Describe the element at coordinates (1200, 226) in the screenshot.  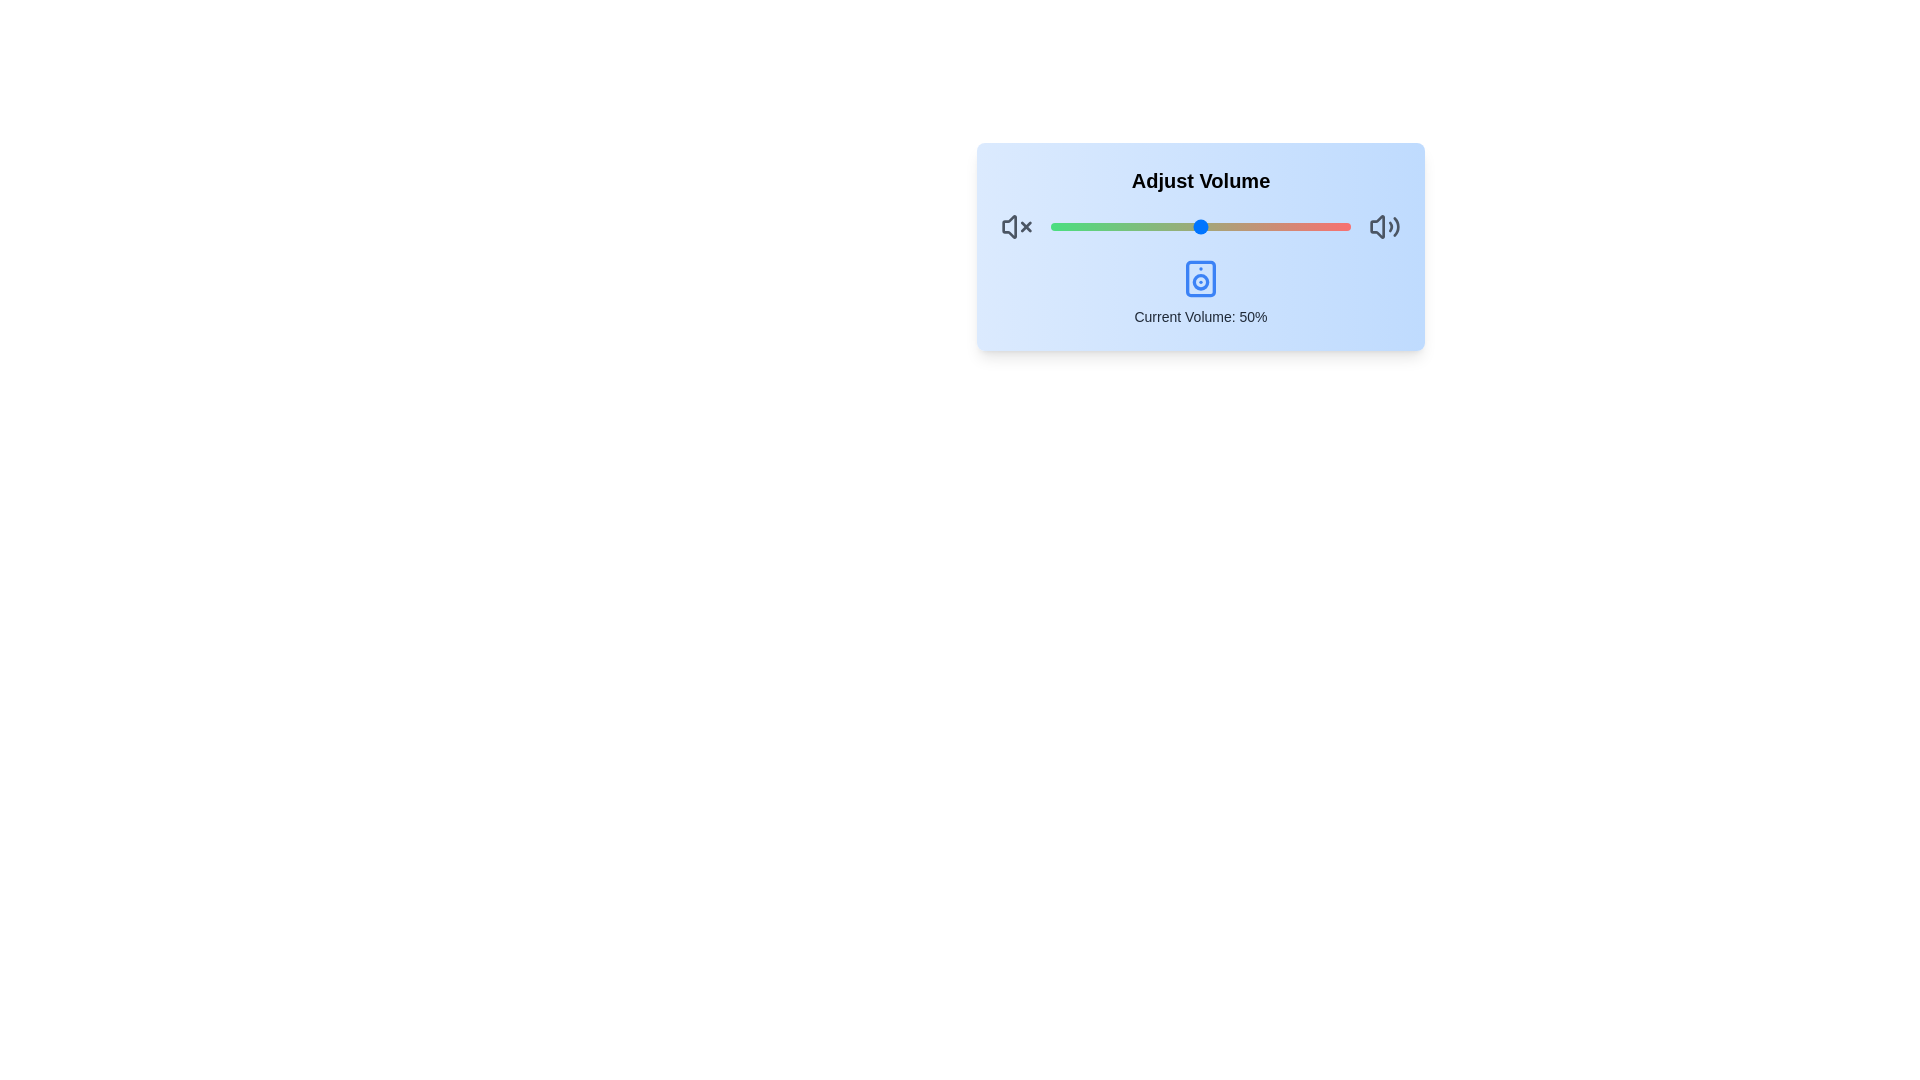
I see `the volume slider to 50%` at that location.